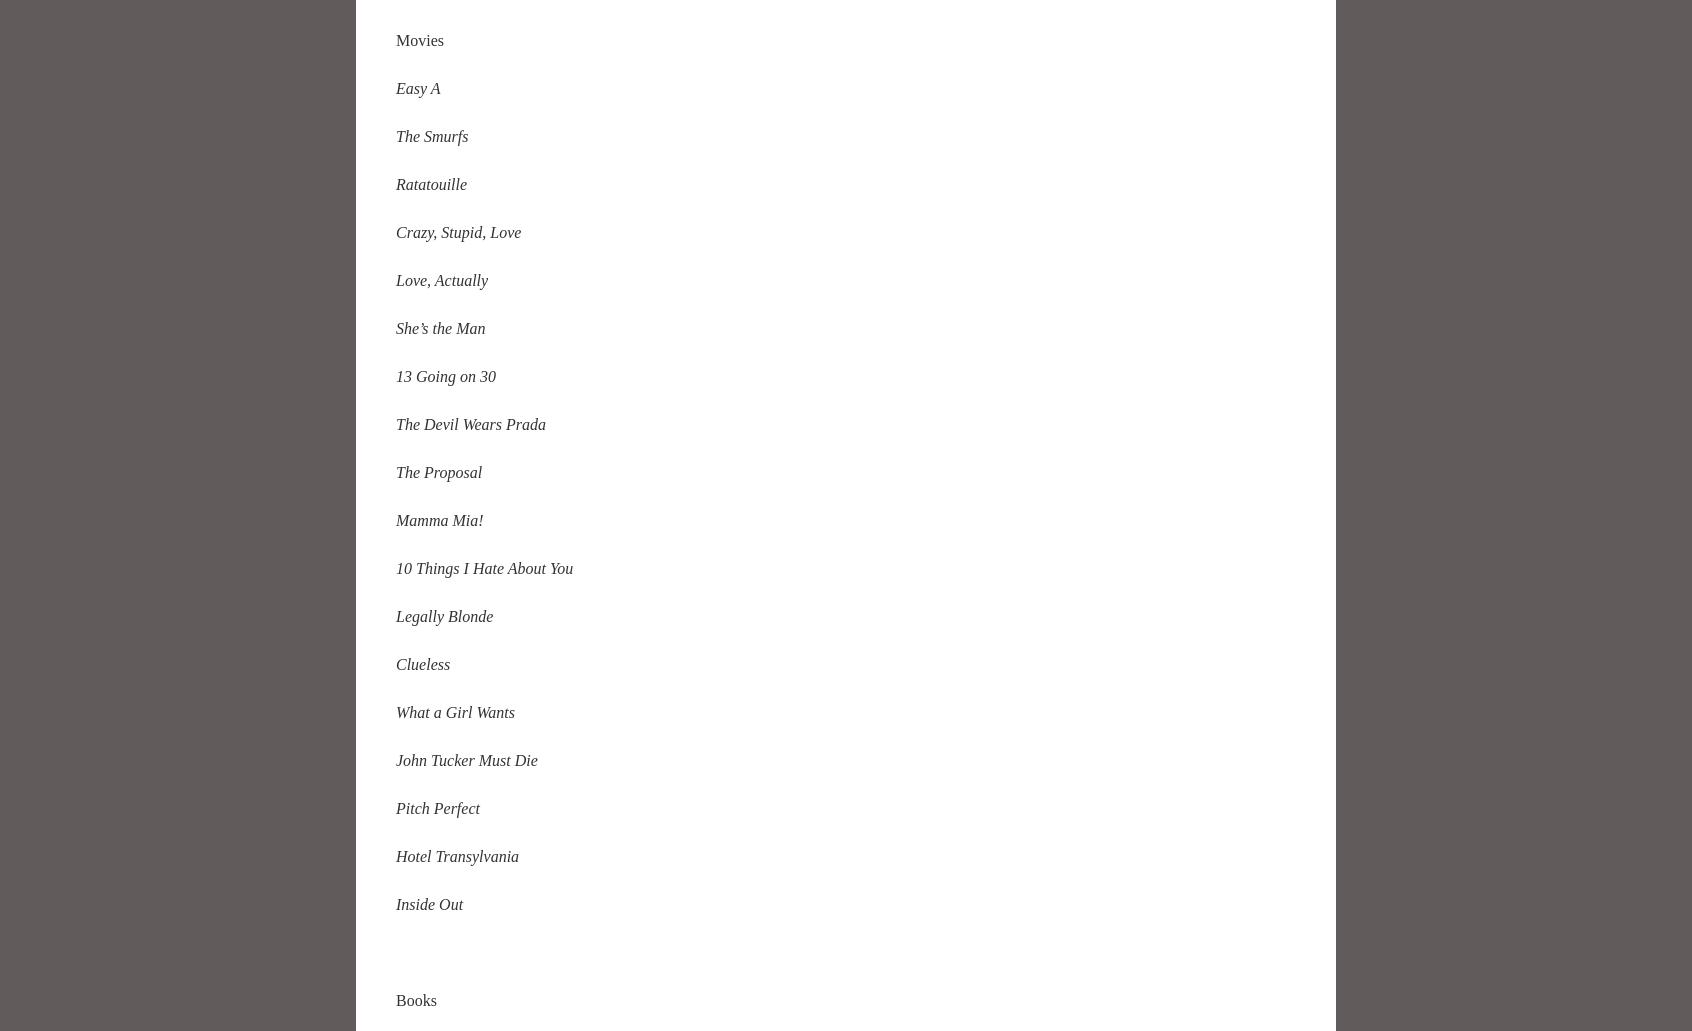 The image size is (1692, 1031). What do you see at coordinates (417, 87) in the screenshot?
I see `'Easy A'` at bounding box center [417, 87].